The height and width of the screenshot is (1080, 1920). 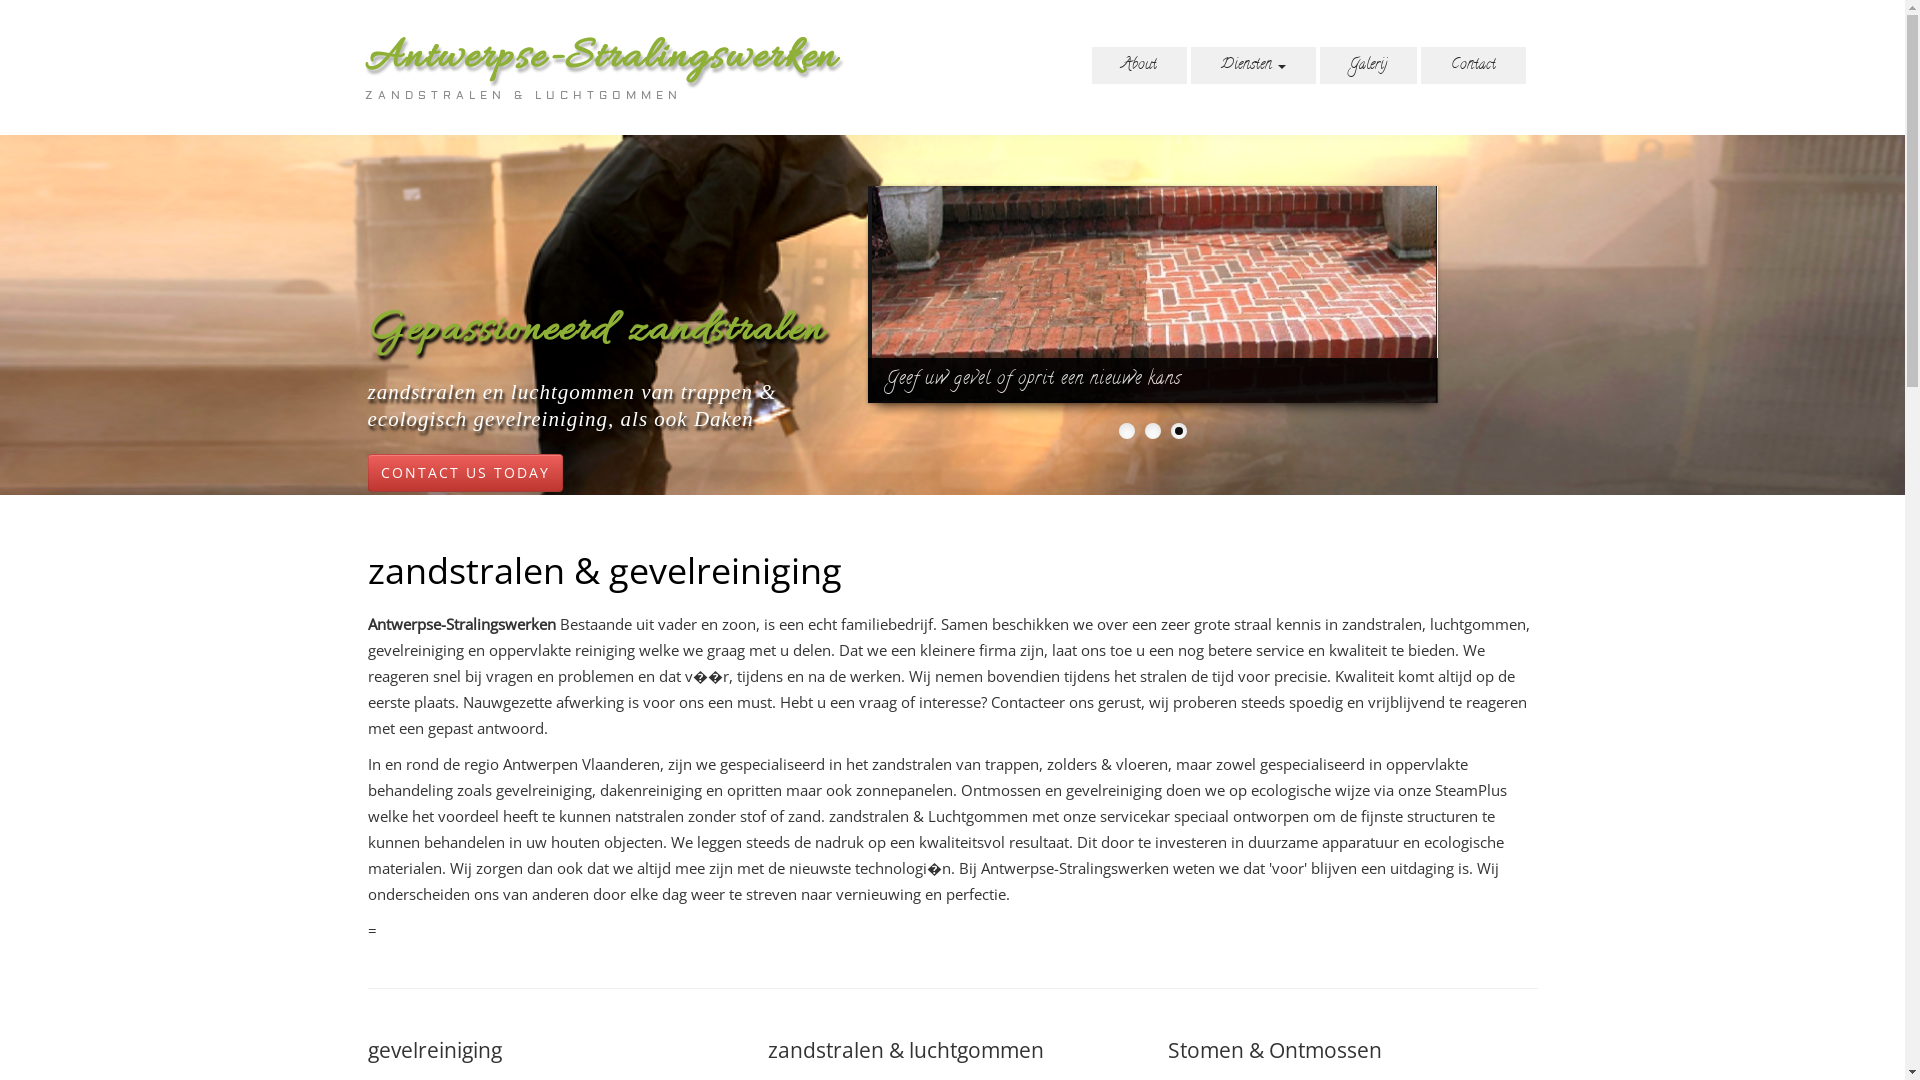 I want to click on 'Contact', so click(x=1472, y=64).